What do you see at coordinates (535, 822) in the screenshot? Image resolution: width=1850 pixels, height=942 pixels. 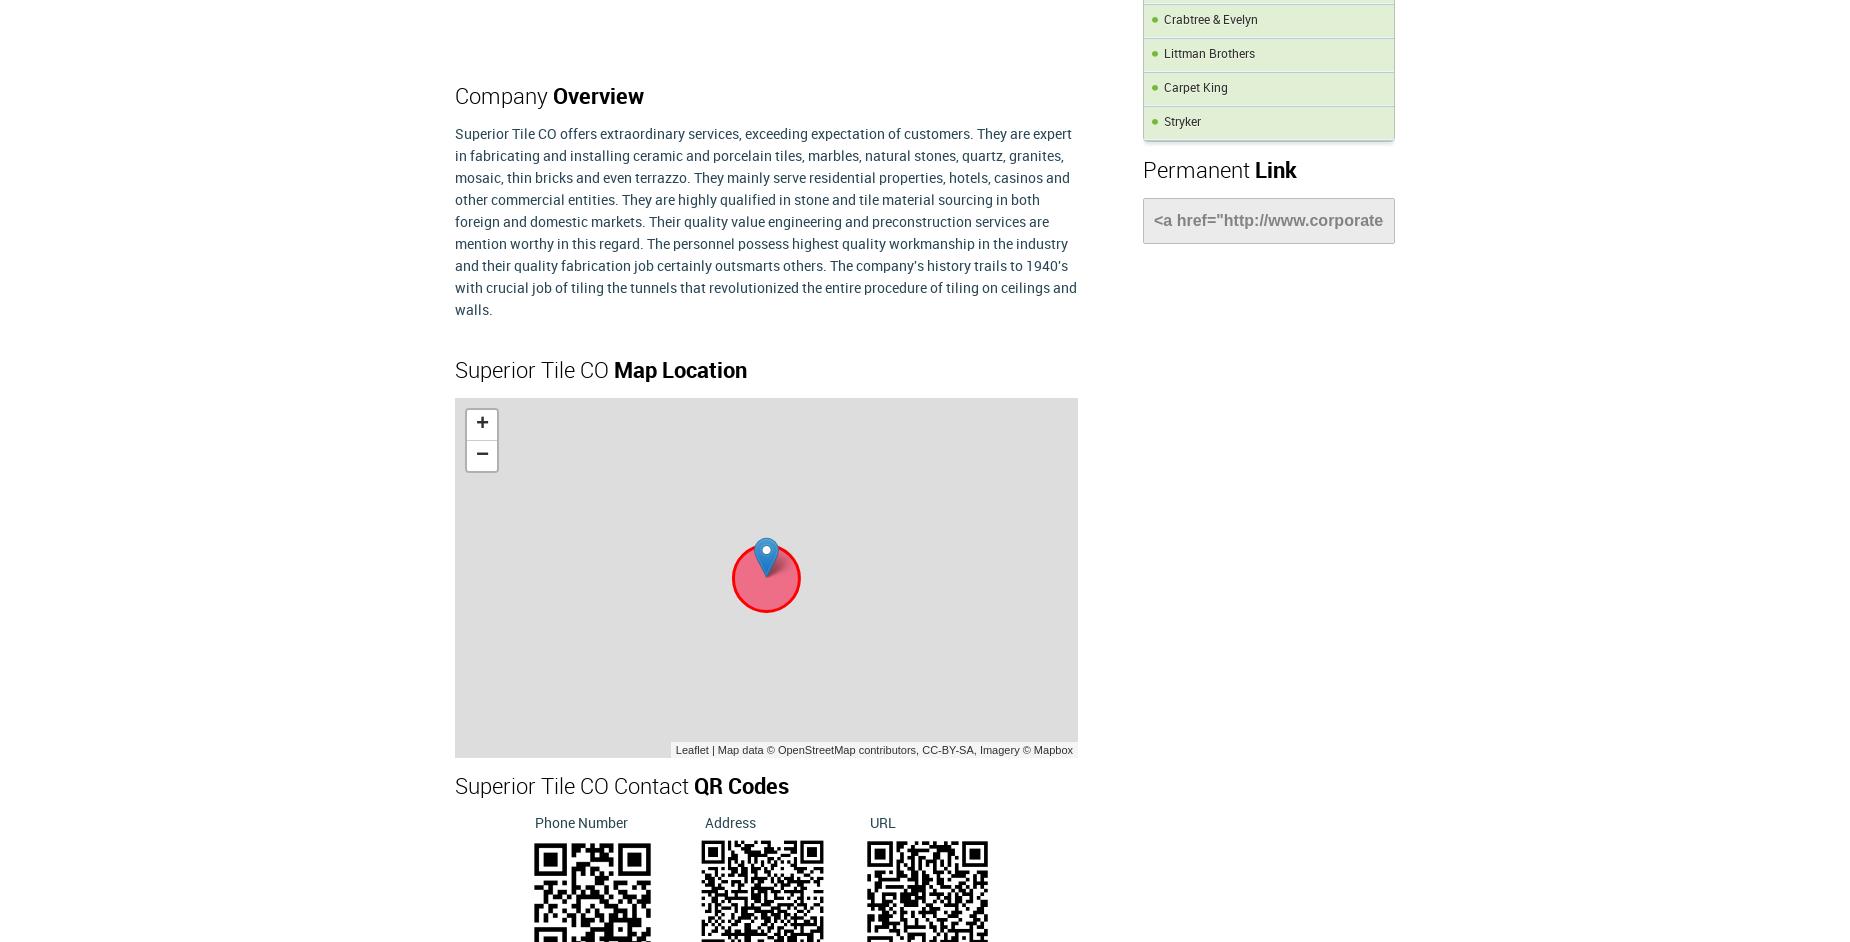 I see `'Phone Number'` at bounding box center [535, 822].